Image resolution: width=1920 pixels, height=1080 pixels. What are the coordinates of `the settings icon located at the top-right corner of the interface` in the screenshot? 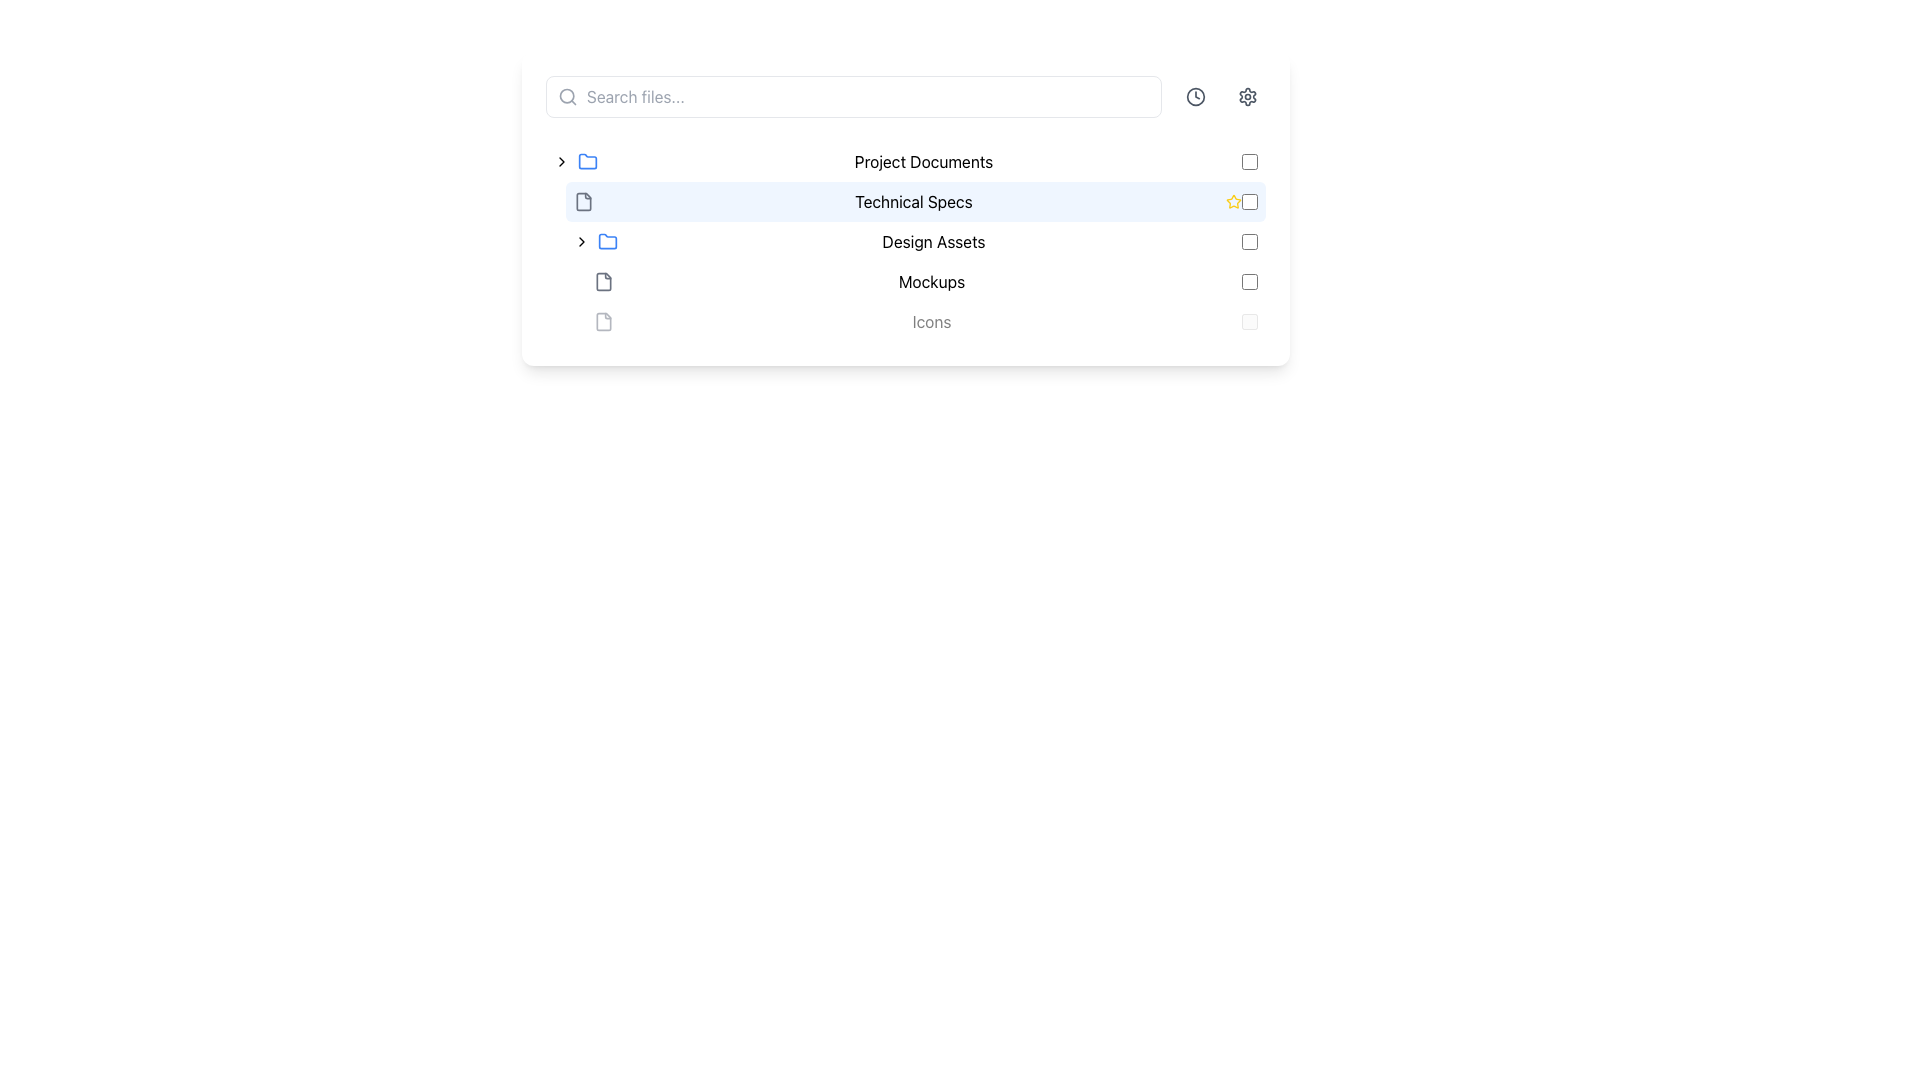 It's located at (1247, 96).